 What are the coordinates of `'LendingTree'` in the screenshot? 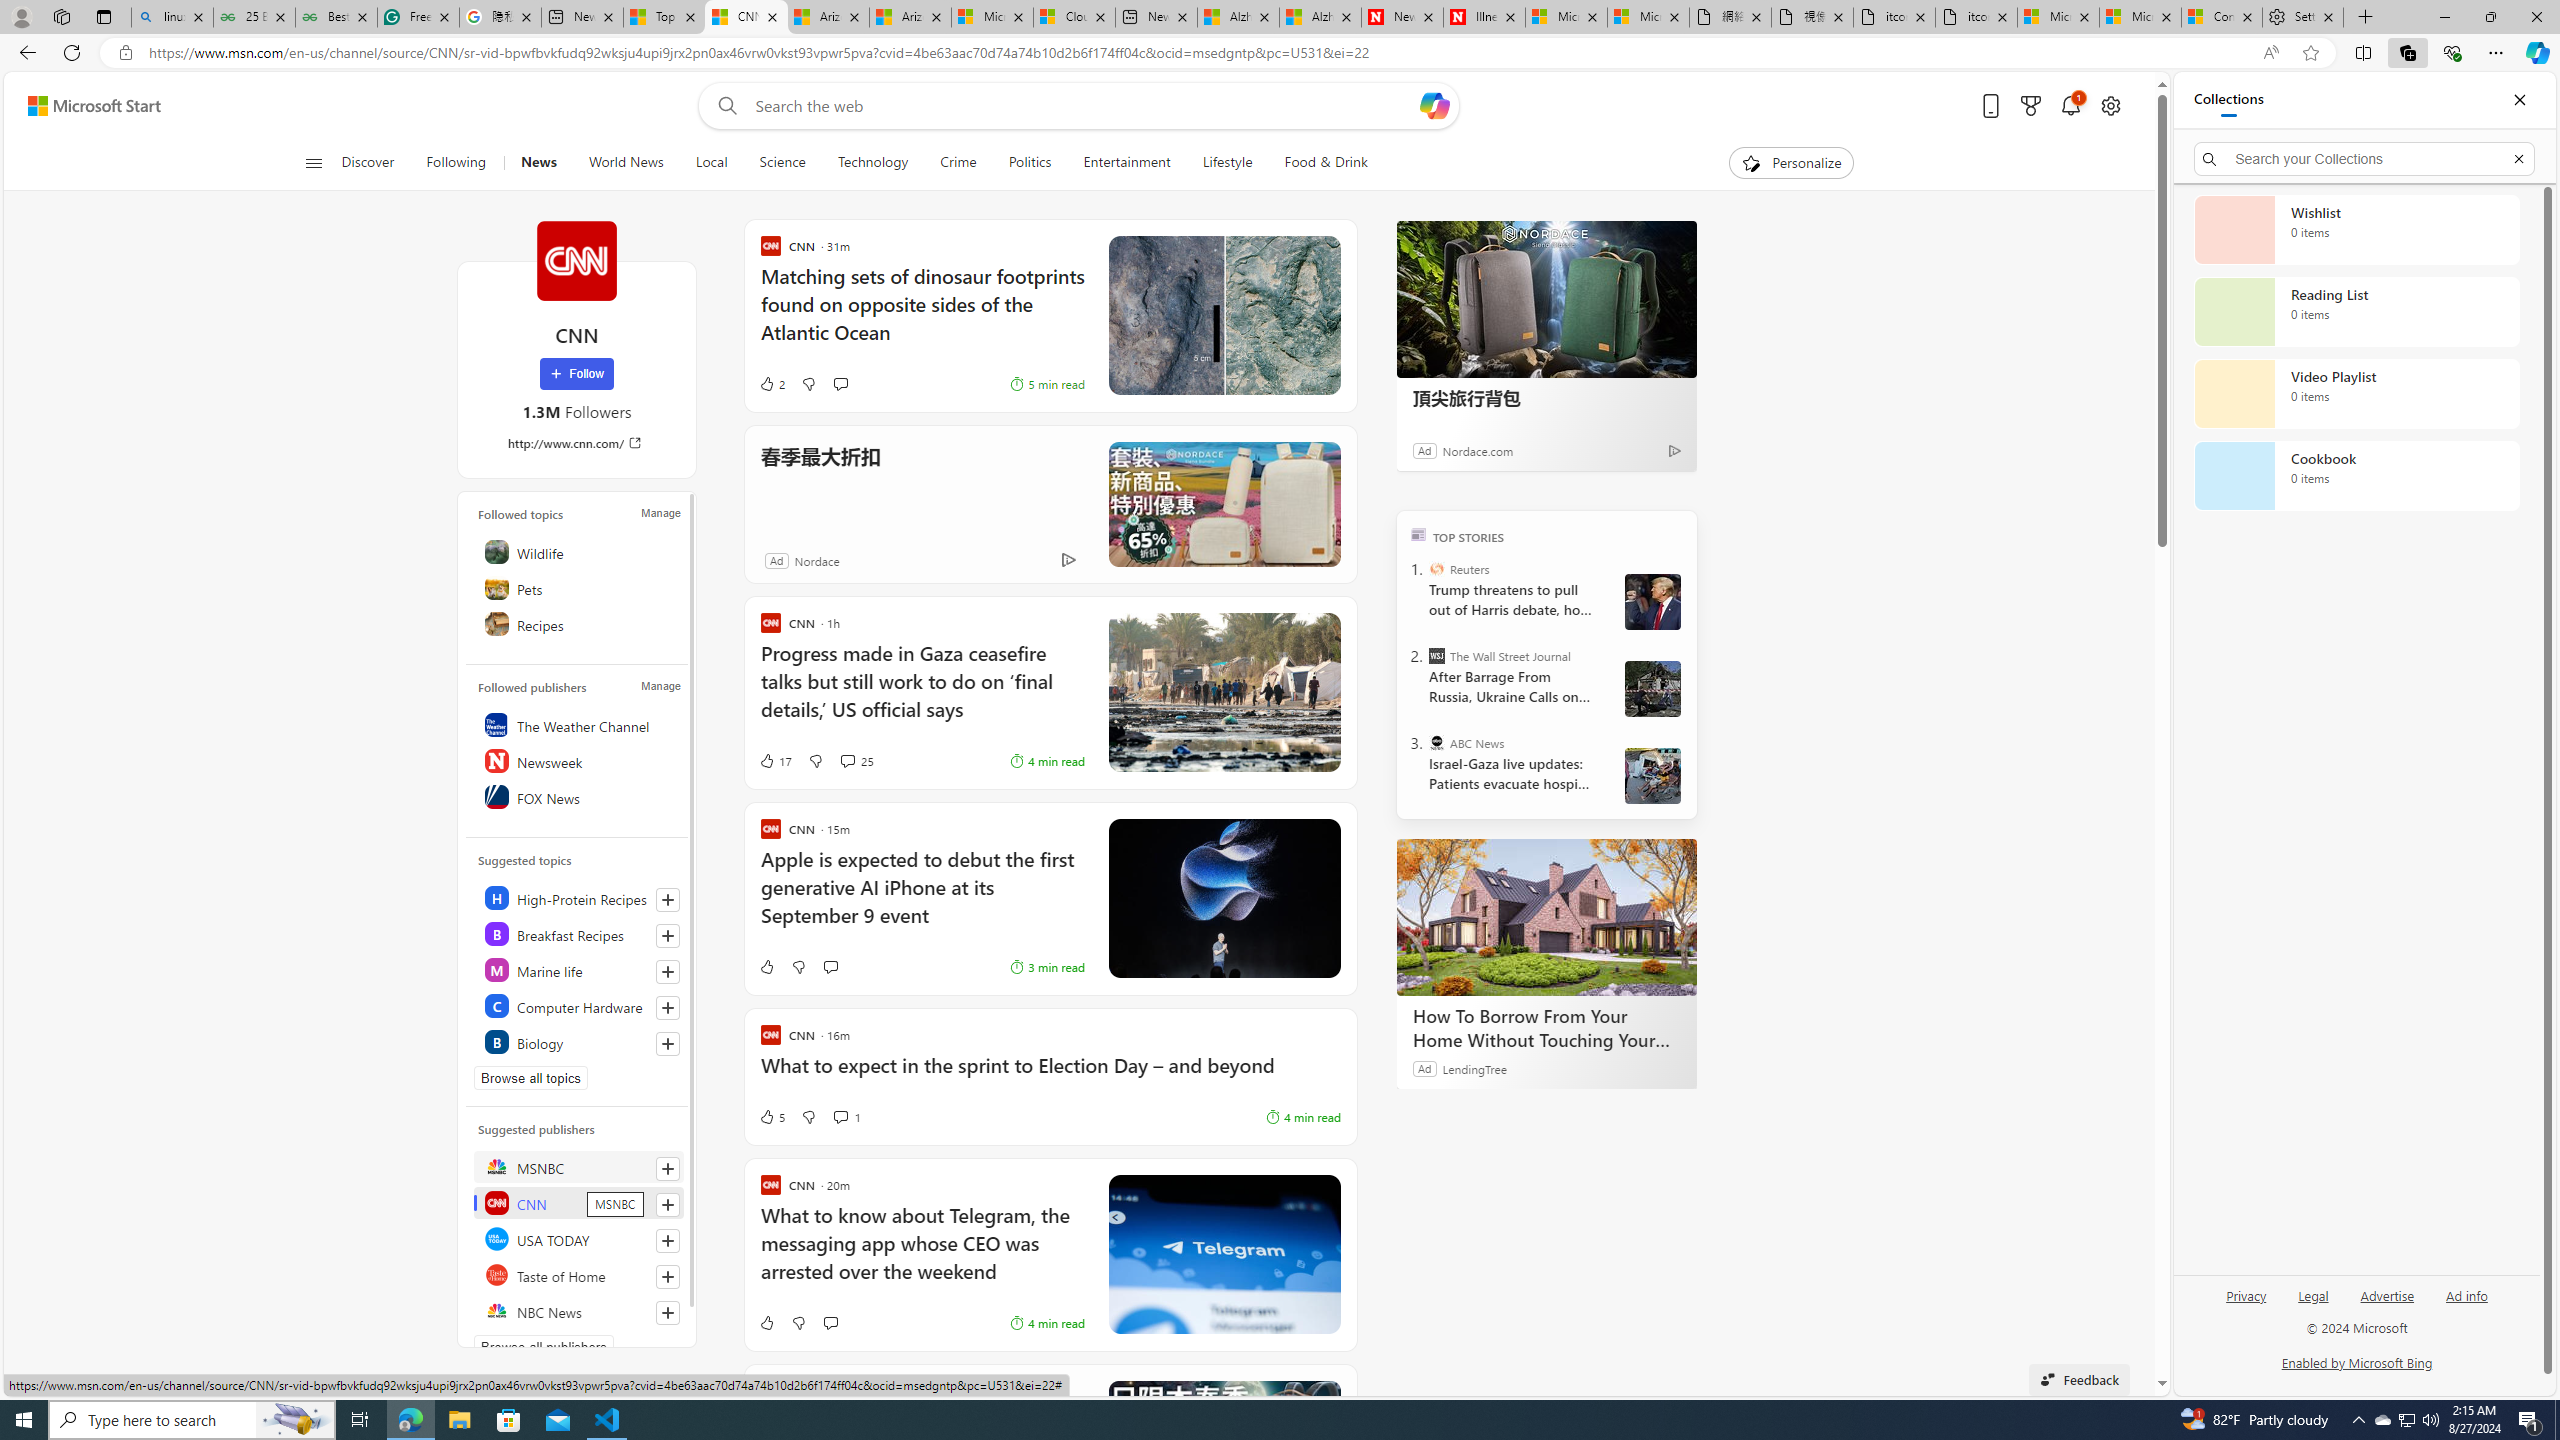 It's located at (1473, 1068).